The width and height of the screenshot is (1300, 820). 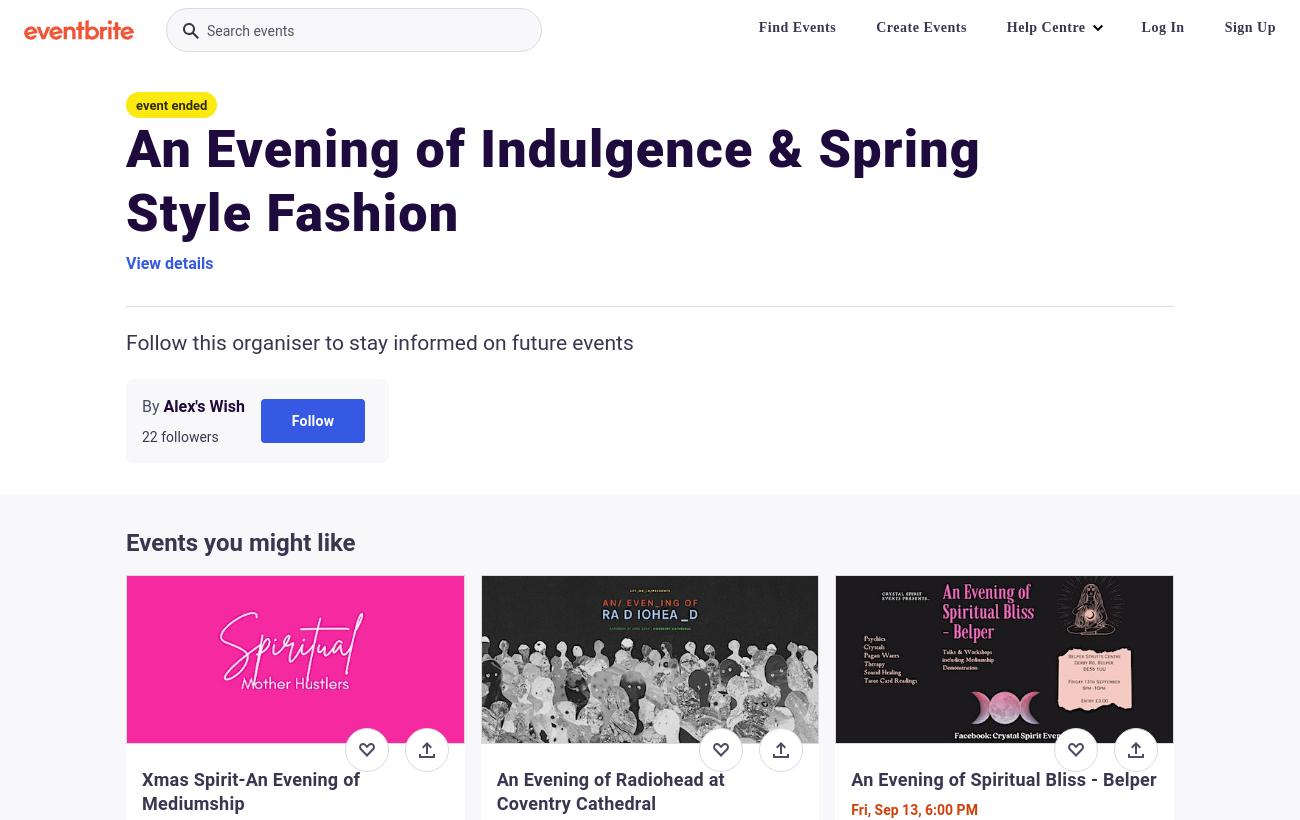 I want to click on 'Sign Up', so click(x=1249, y=26).